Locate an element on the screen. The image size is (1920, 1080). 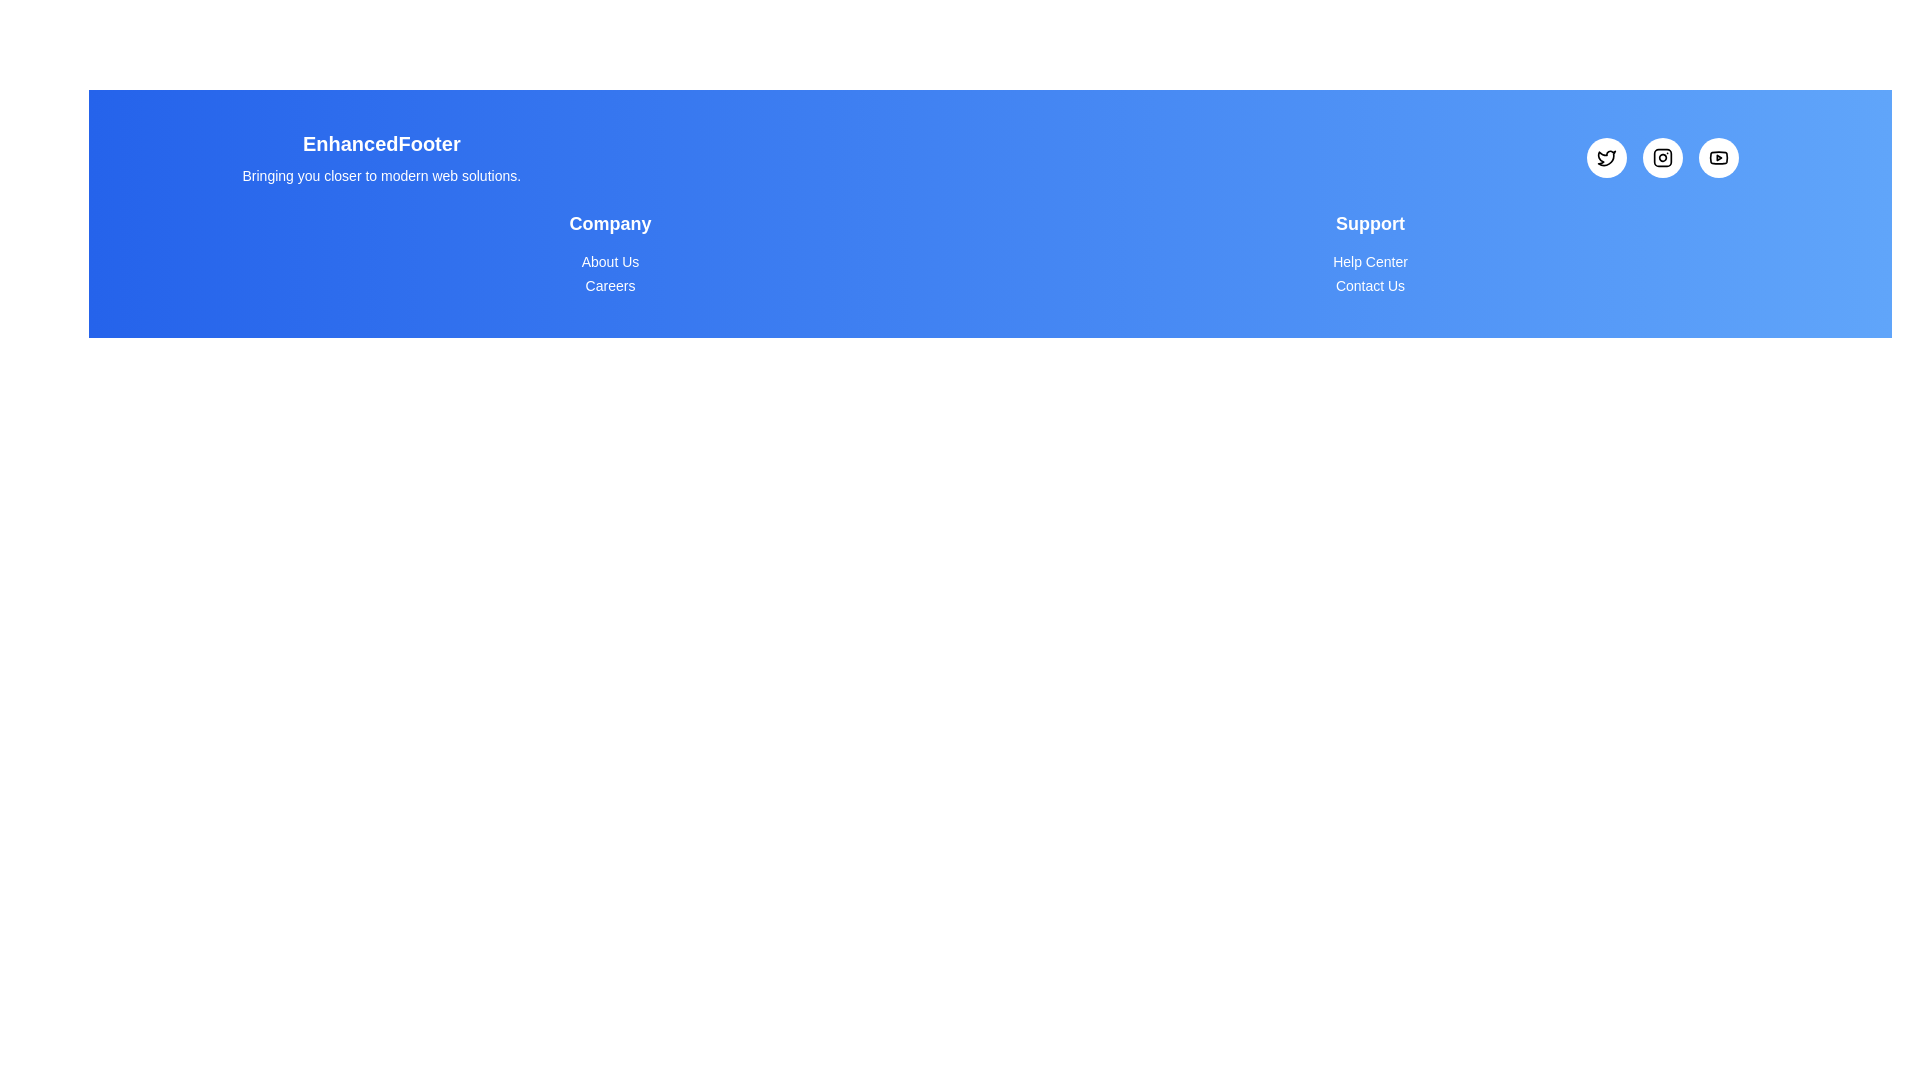
the bold, extra-large text label reading 'EnhancedFooter' located in the top left section of a blue footer area is located at coordinates (381, 142).